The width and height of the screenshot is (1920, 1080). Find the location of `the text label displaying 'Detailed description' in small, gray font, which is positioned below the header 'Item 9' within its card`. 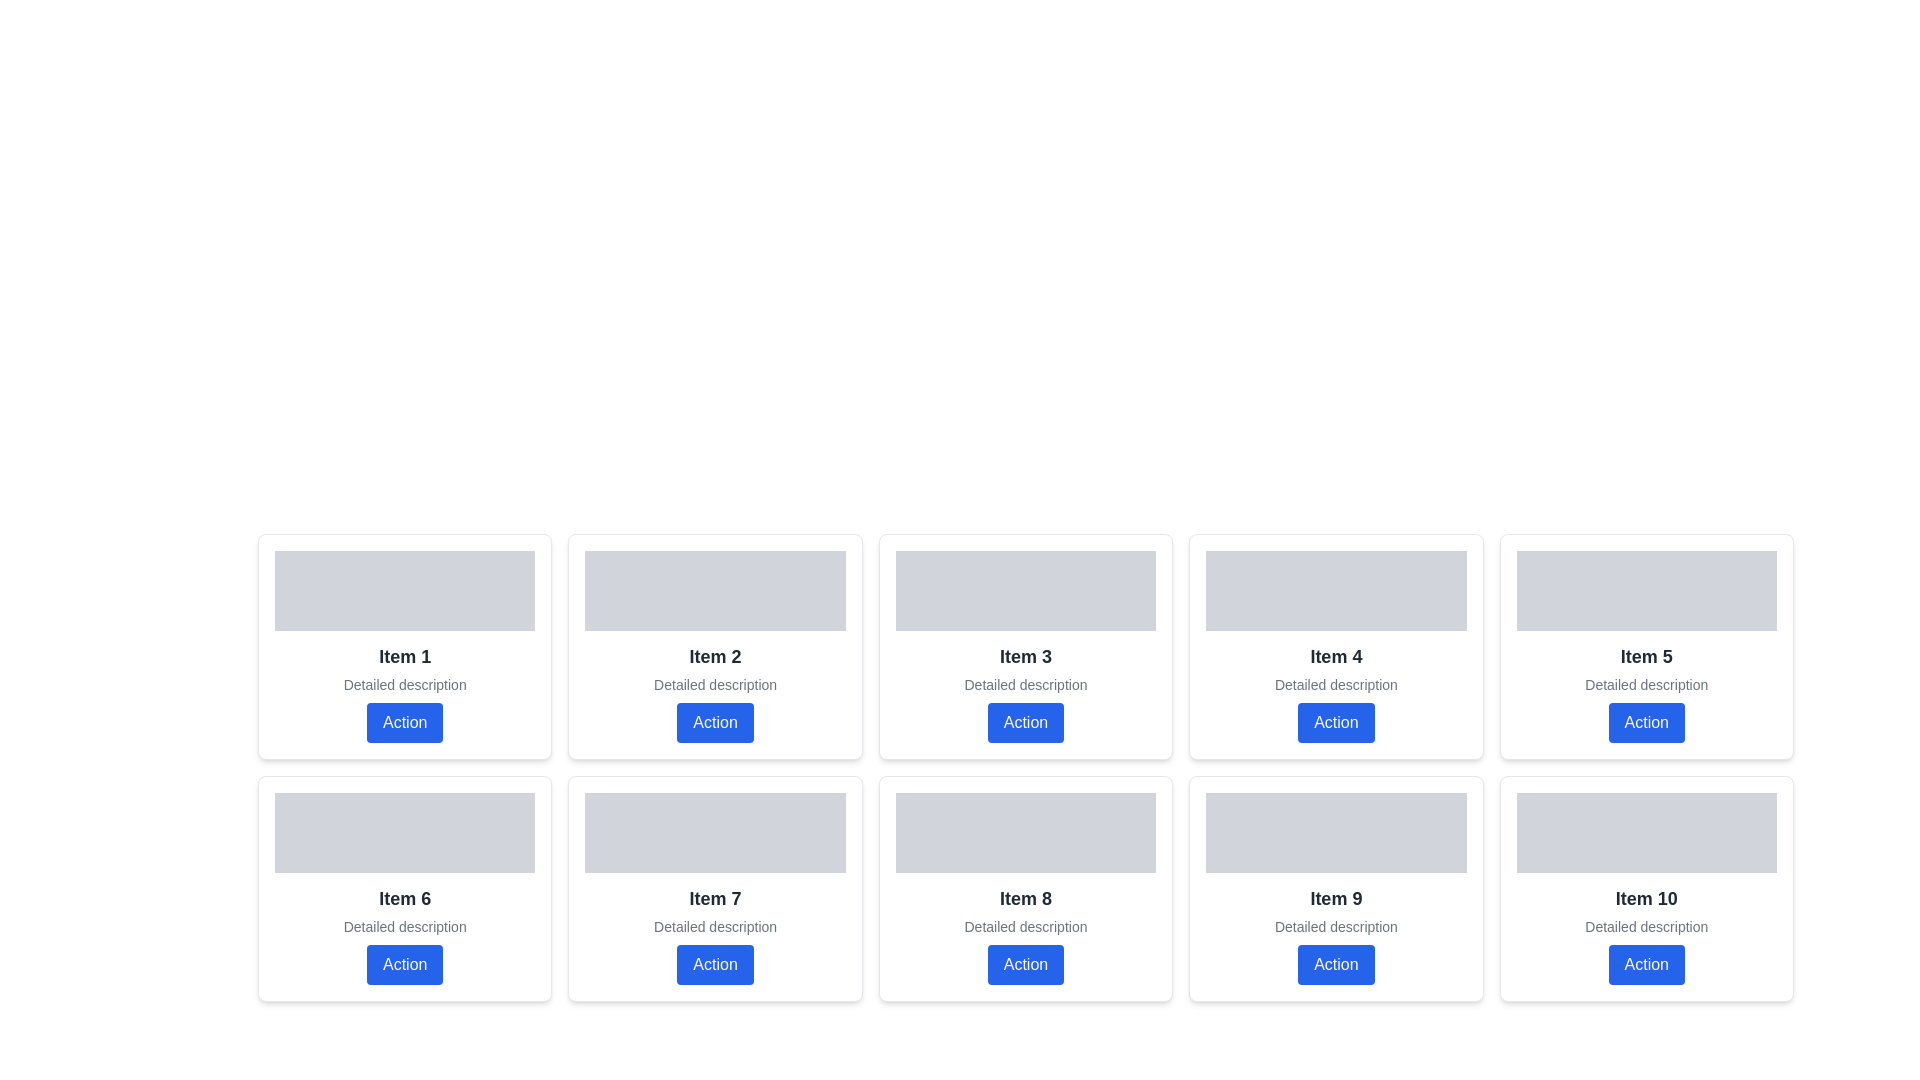

the text label displaying 'Detailed description' in small, gray font, which is positioned below the header 'Item 9' within its card is located at coordinates (1336, 926).